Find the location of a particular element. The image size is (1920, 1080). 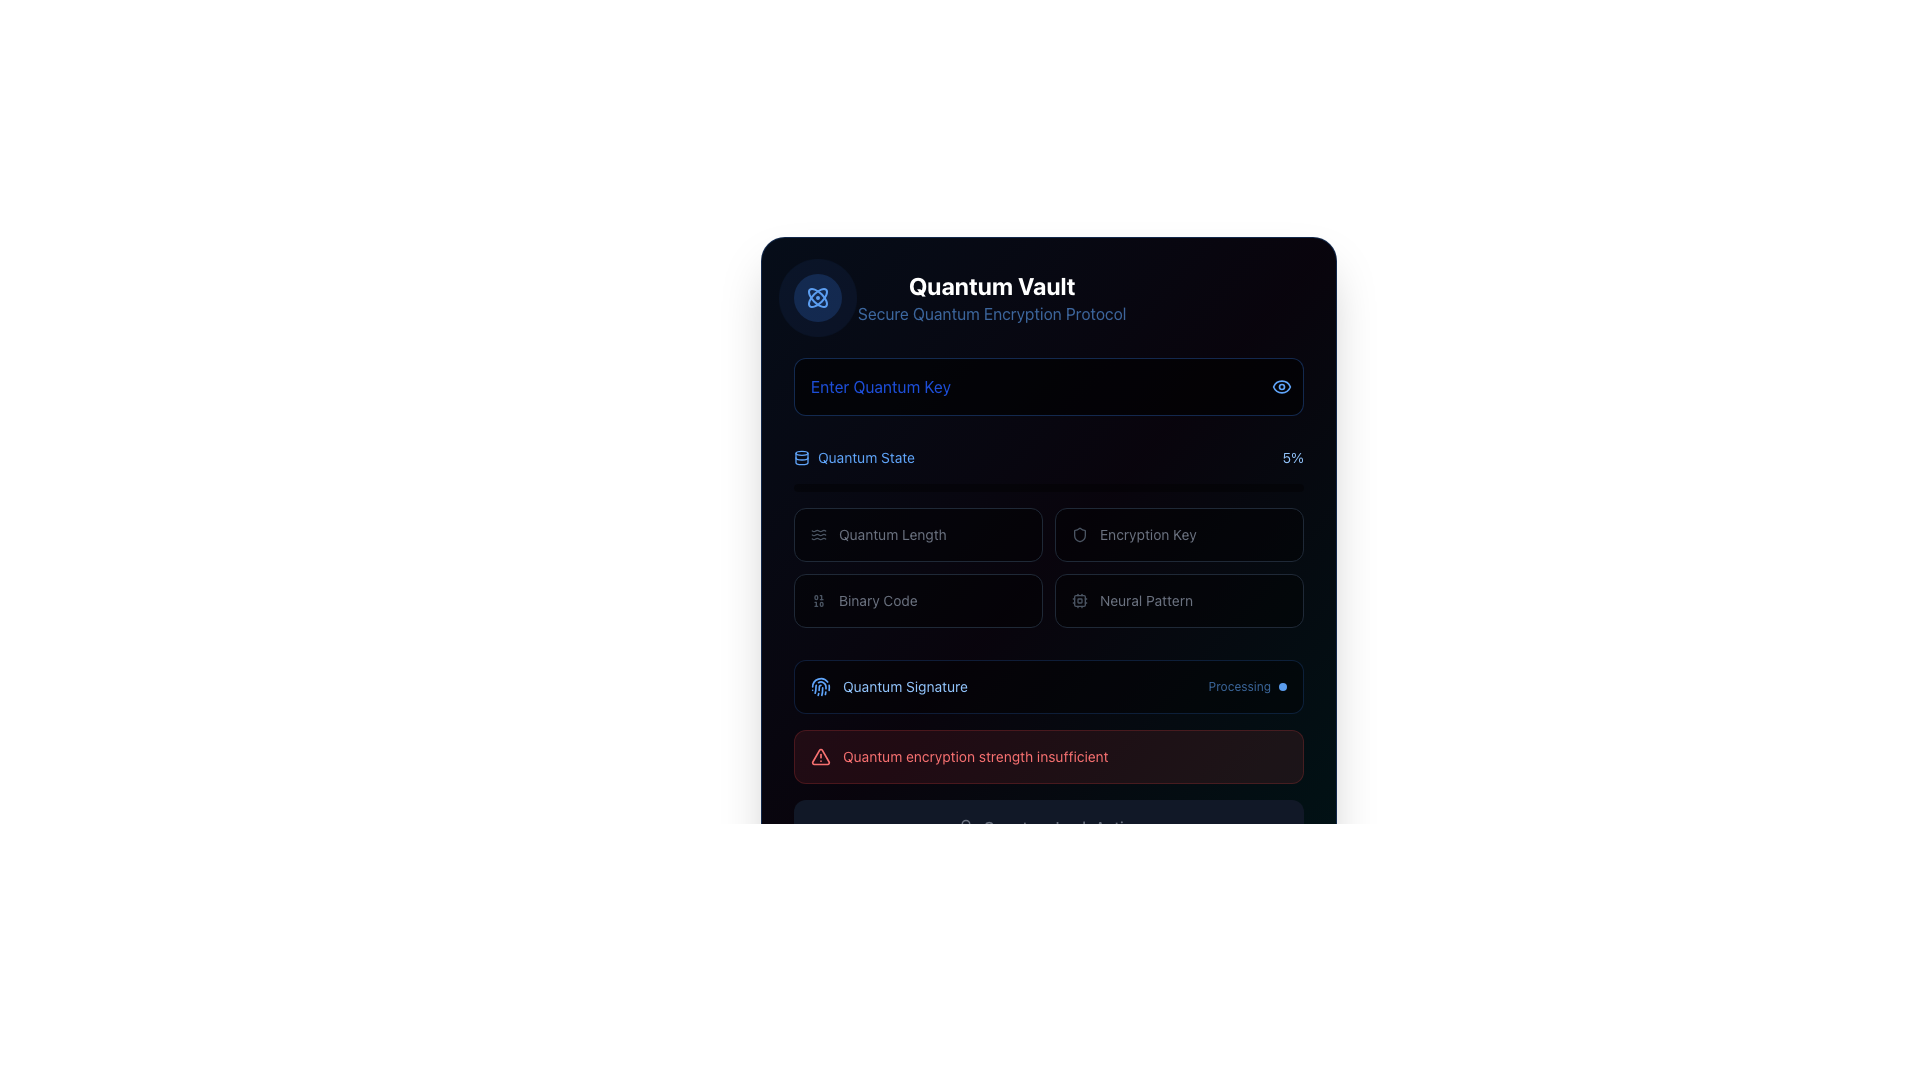

the SVG Shape element that is part of the Eye Icon, located adjacent to the input field labeled 'Enter Quantum Key' is located at coordinates (1281, 386).